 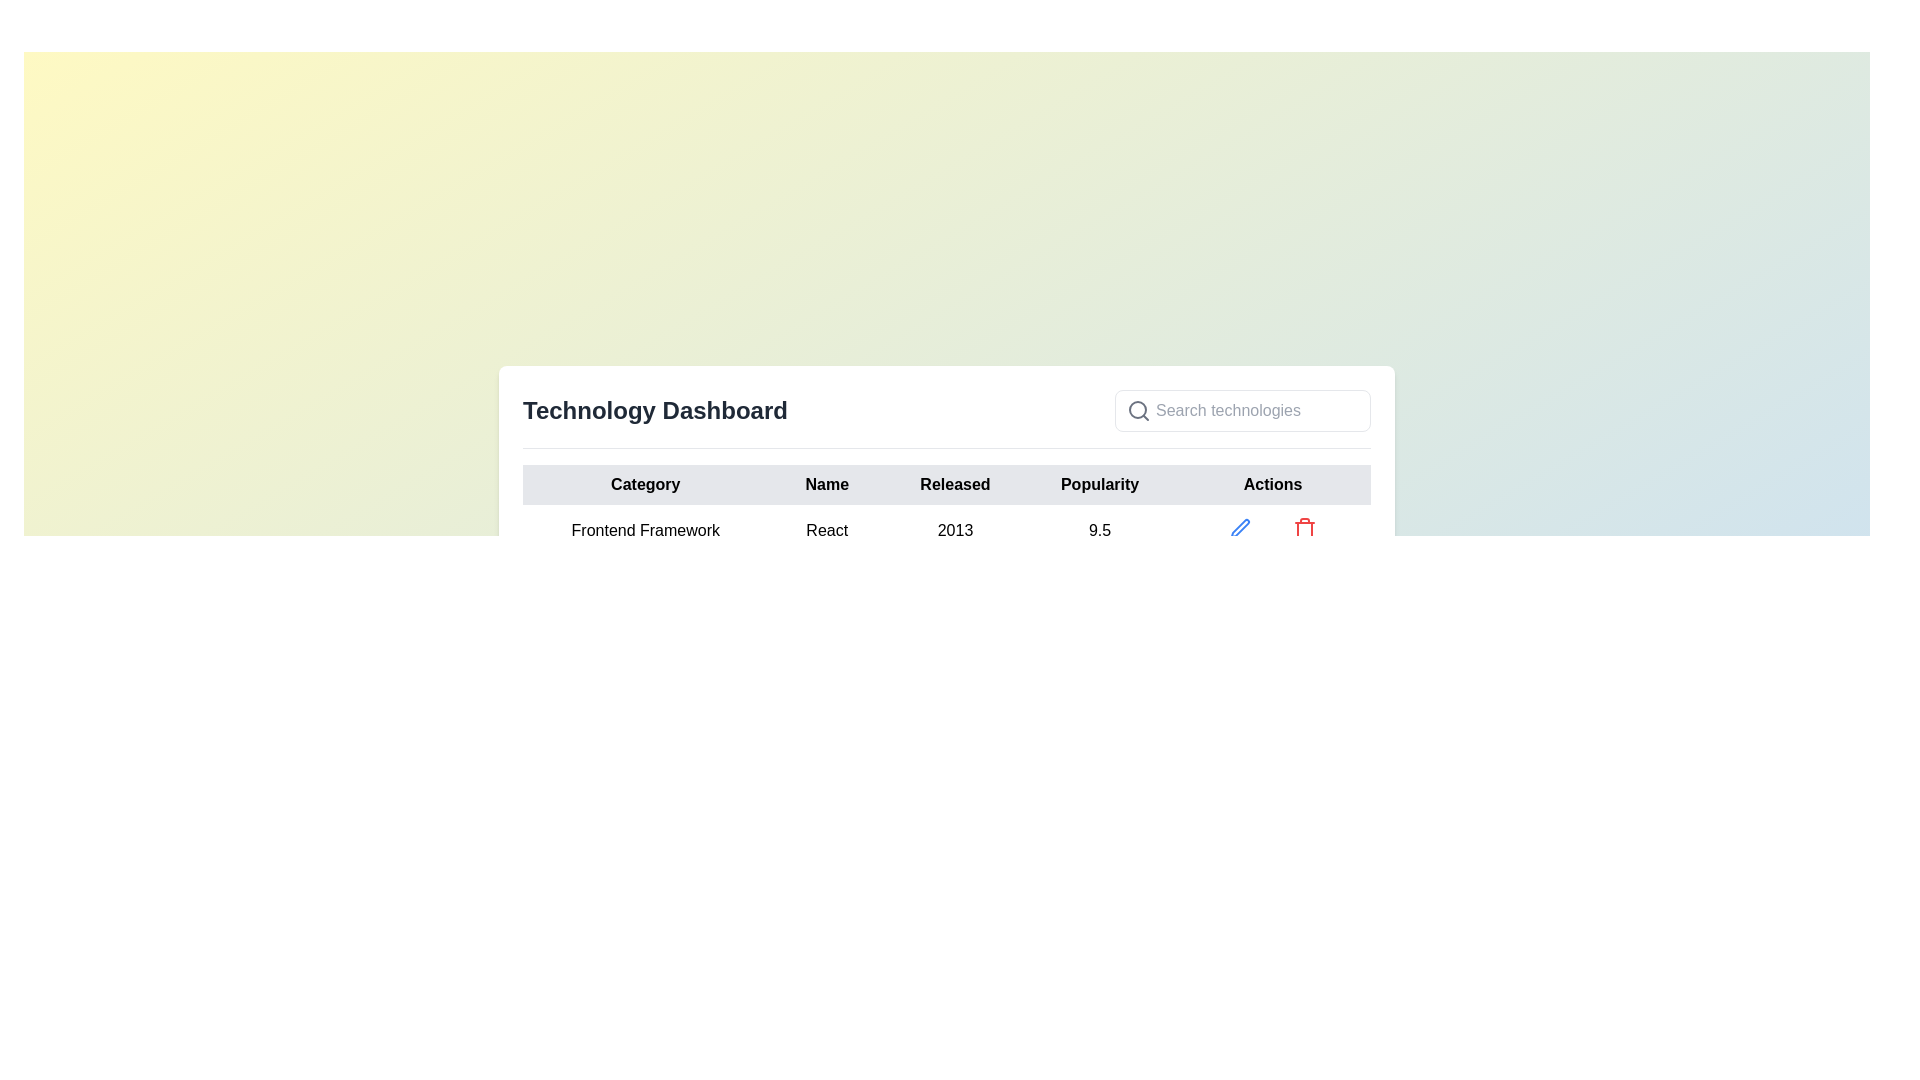 What do you see at coordinates (945, 485) in the screenshot?
I see `header labels of the Table Header Row which includes 'Category', 'Name', 'Released', 'Popularity', and 'Actions'` at bounding box center [945, 485].